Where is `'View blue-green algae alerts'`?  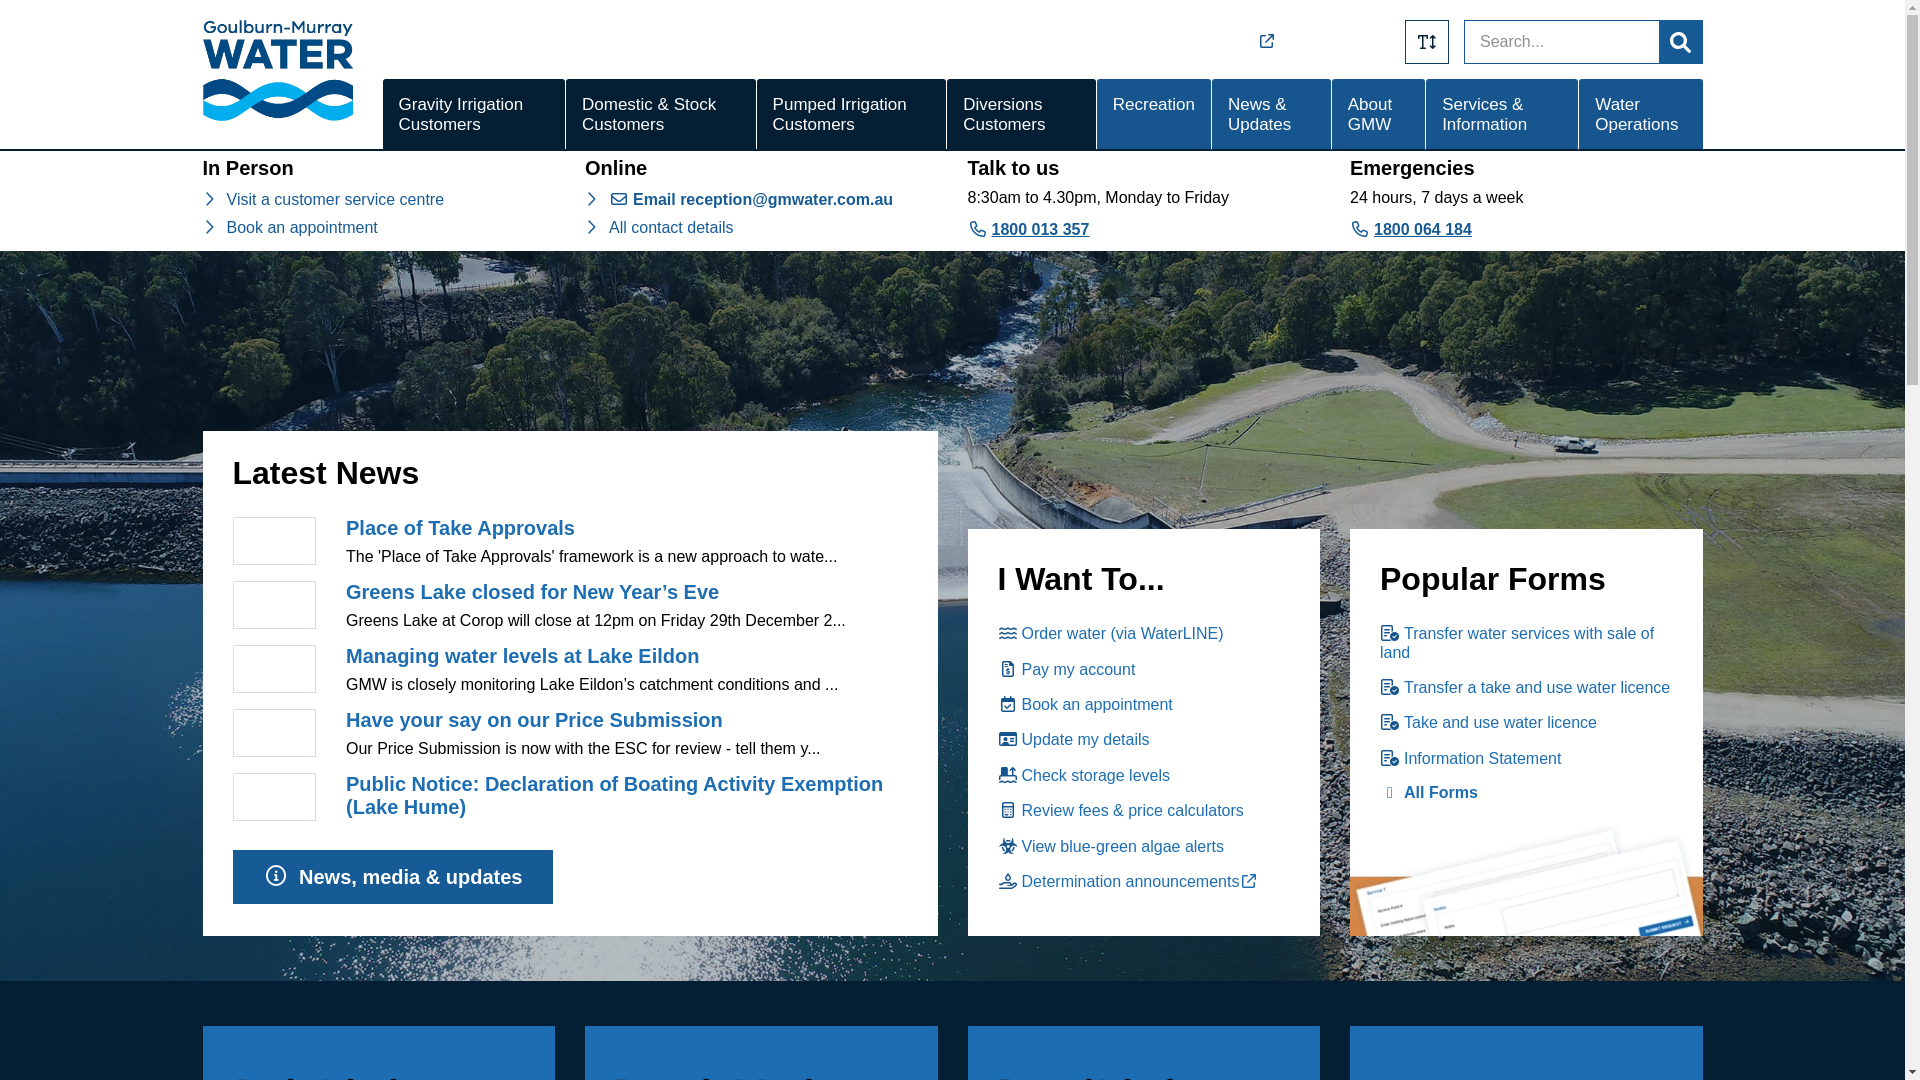 'View blue-green algae alerts' is located at coordinates (1110, 846).